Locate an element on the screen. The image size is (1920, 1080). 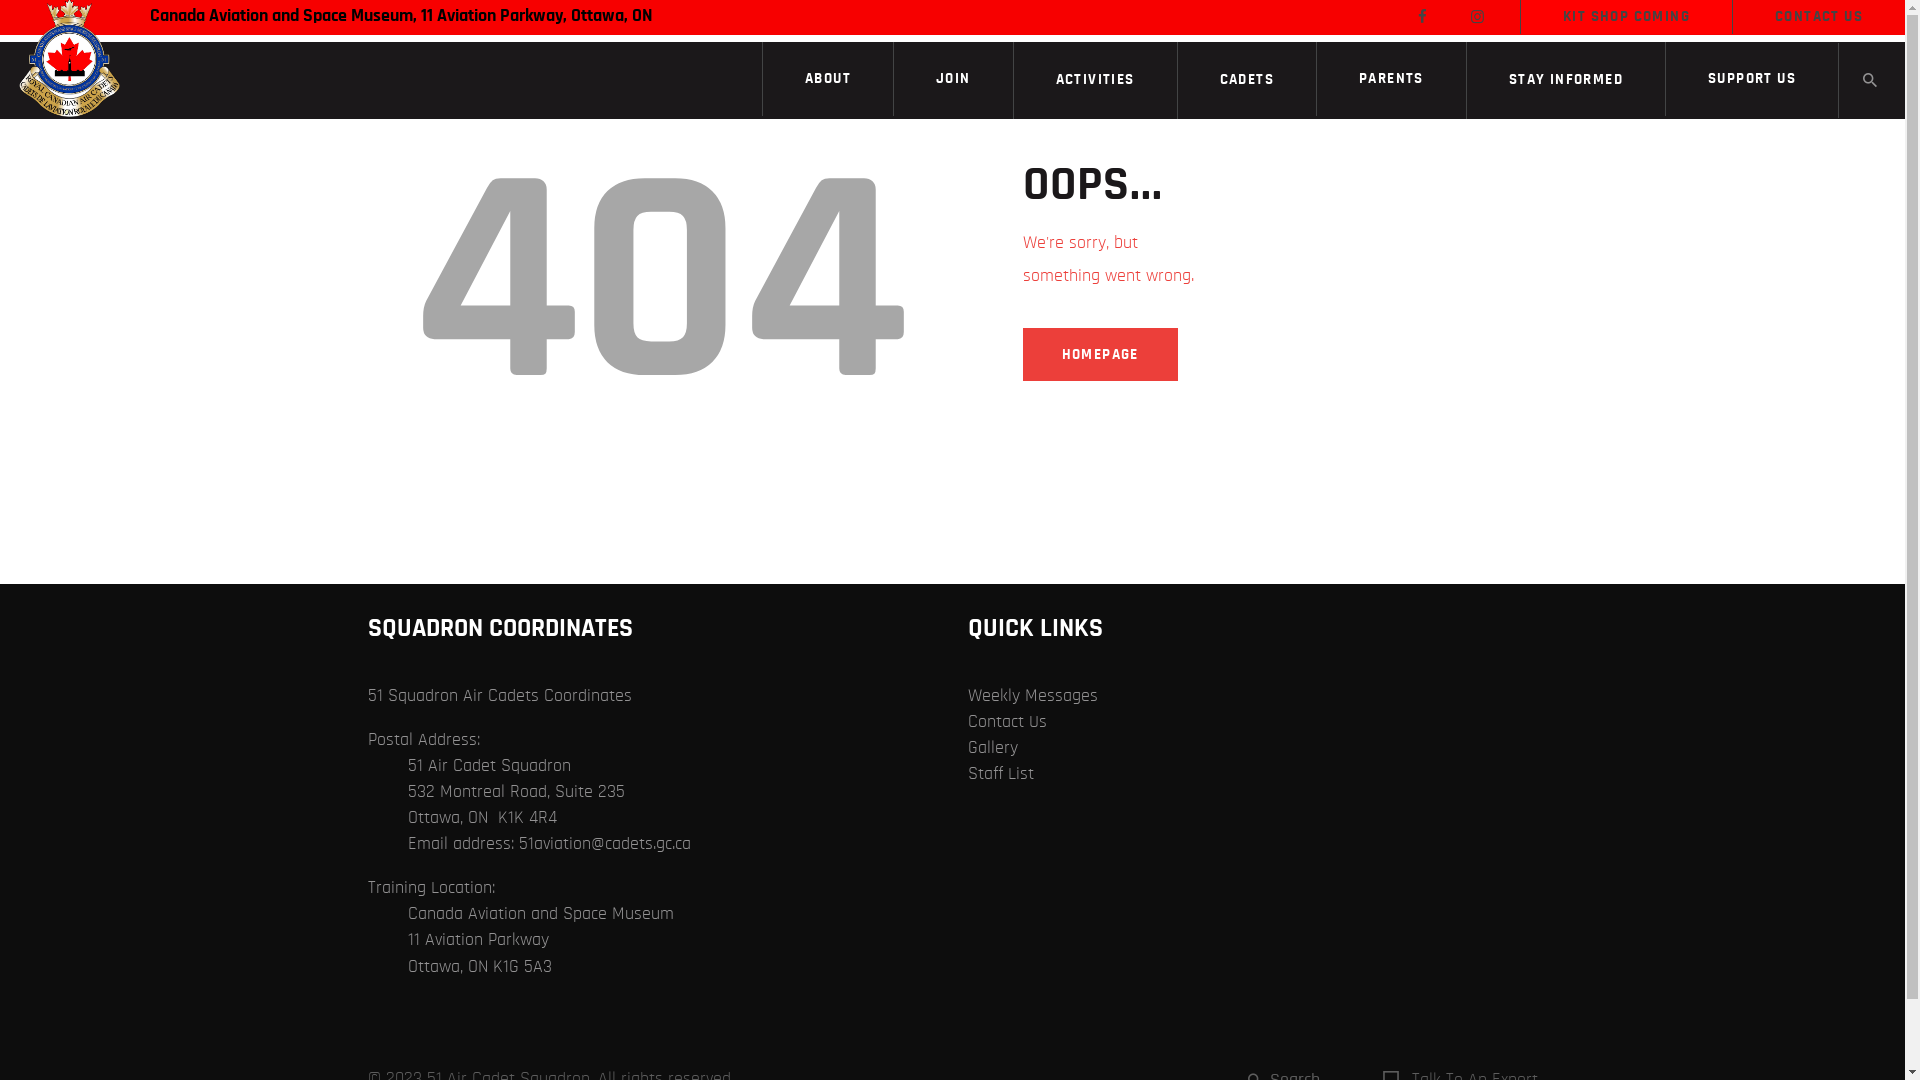
'KIT SHOP COMING' is located at coordinates (1626, 16).